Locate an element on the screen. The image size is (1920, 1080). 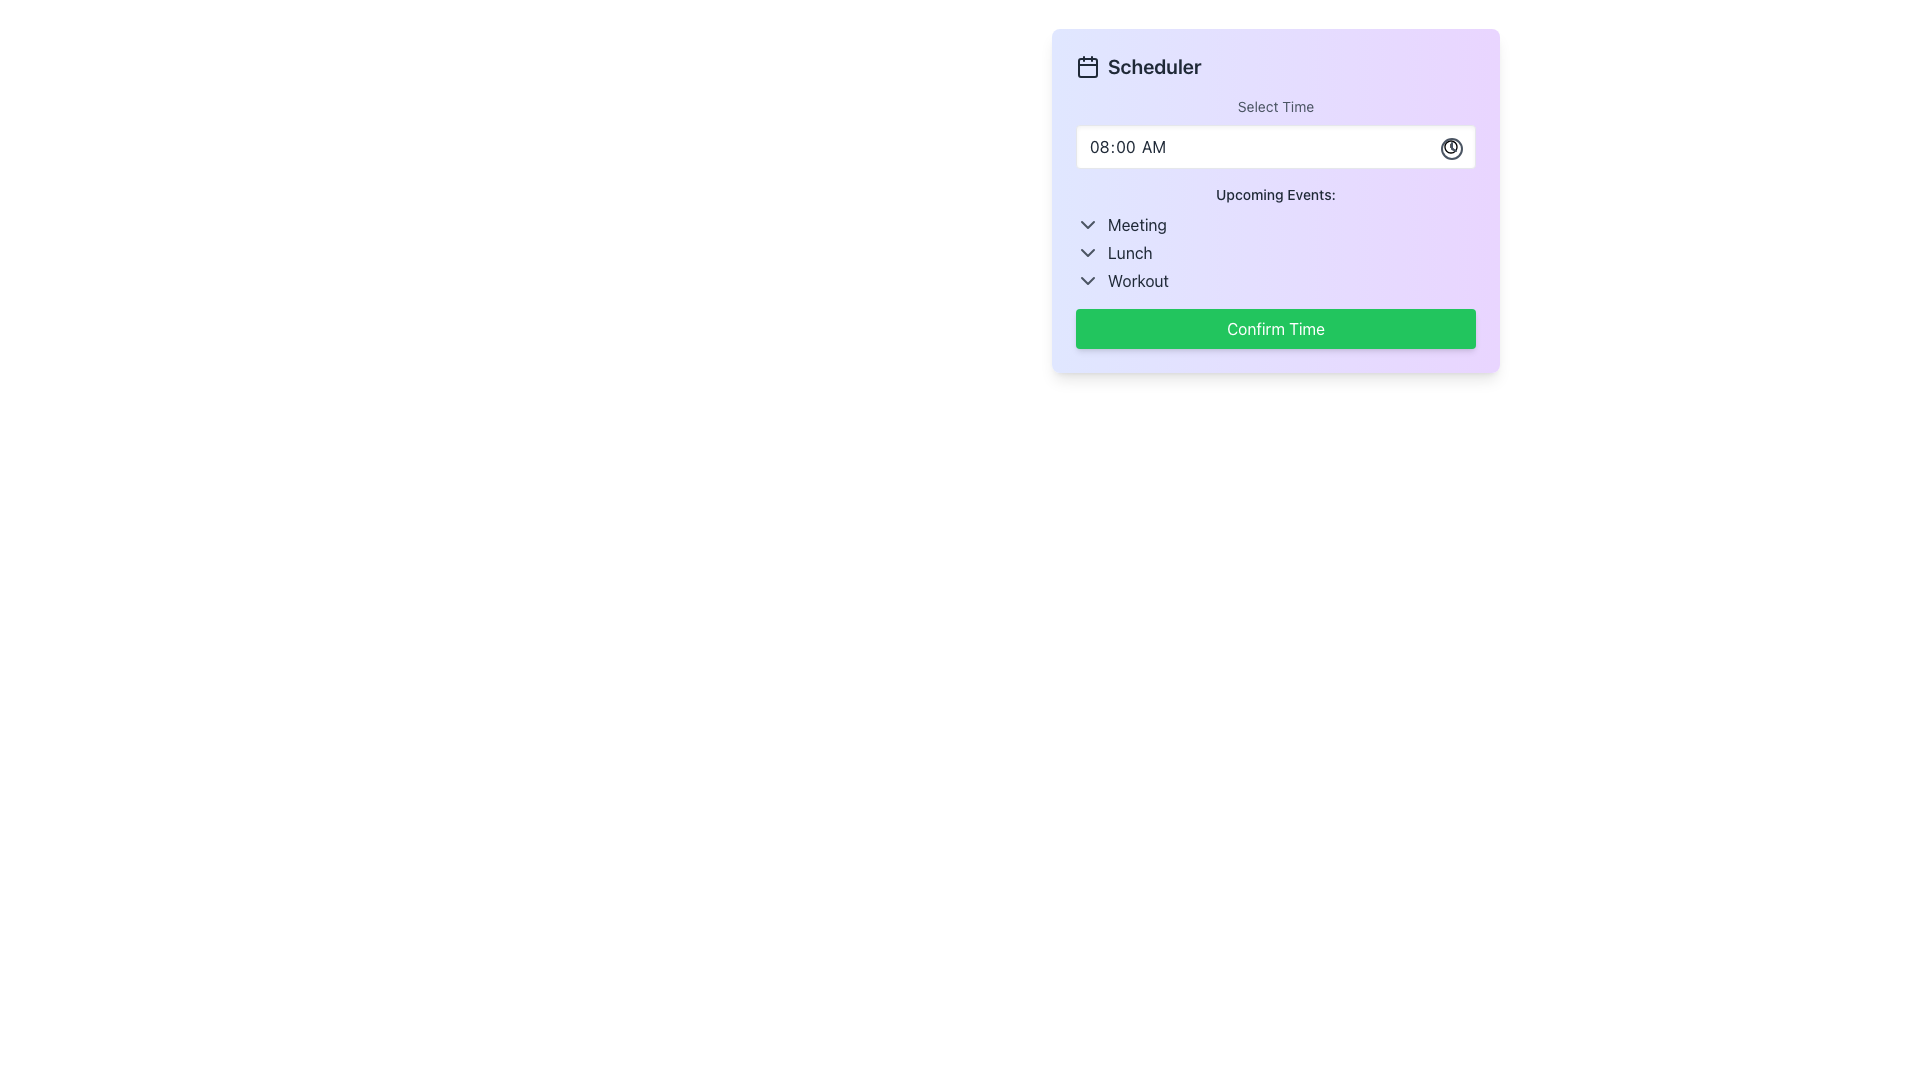
the static text label that denotes the scheduled event as 'Workout', which is the third item in the 'Upcoming Events' list is located at coordinates (1138, 281).